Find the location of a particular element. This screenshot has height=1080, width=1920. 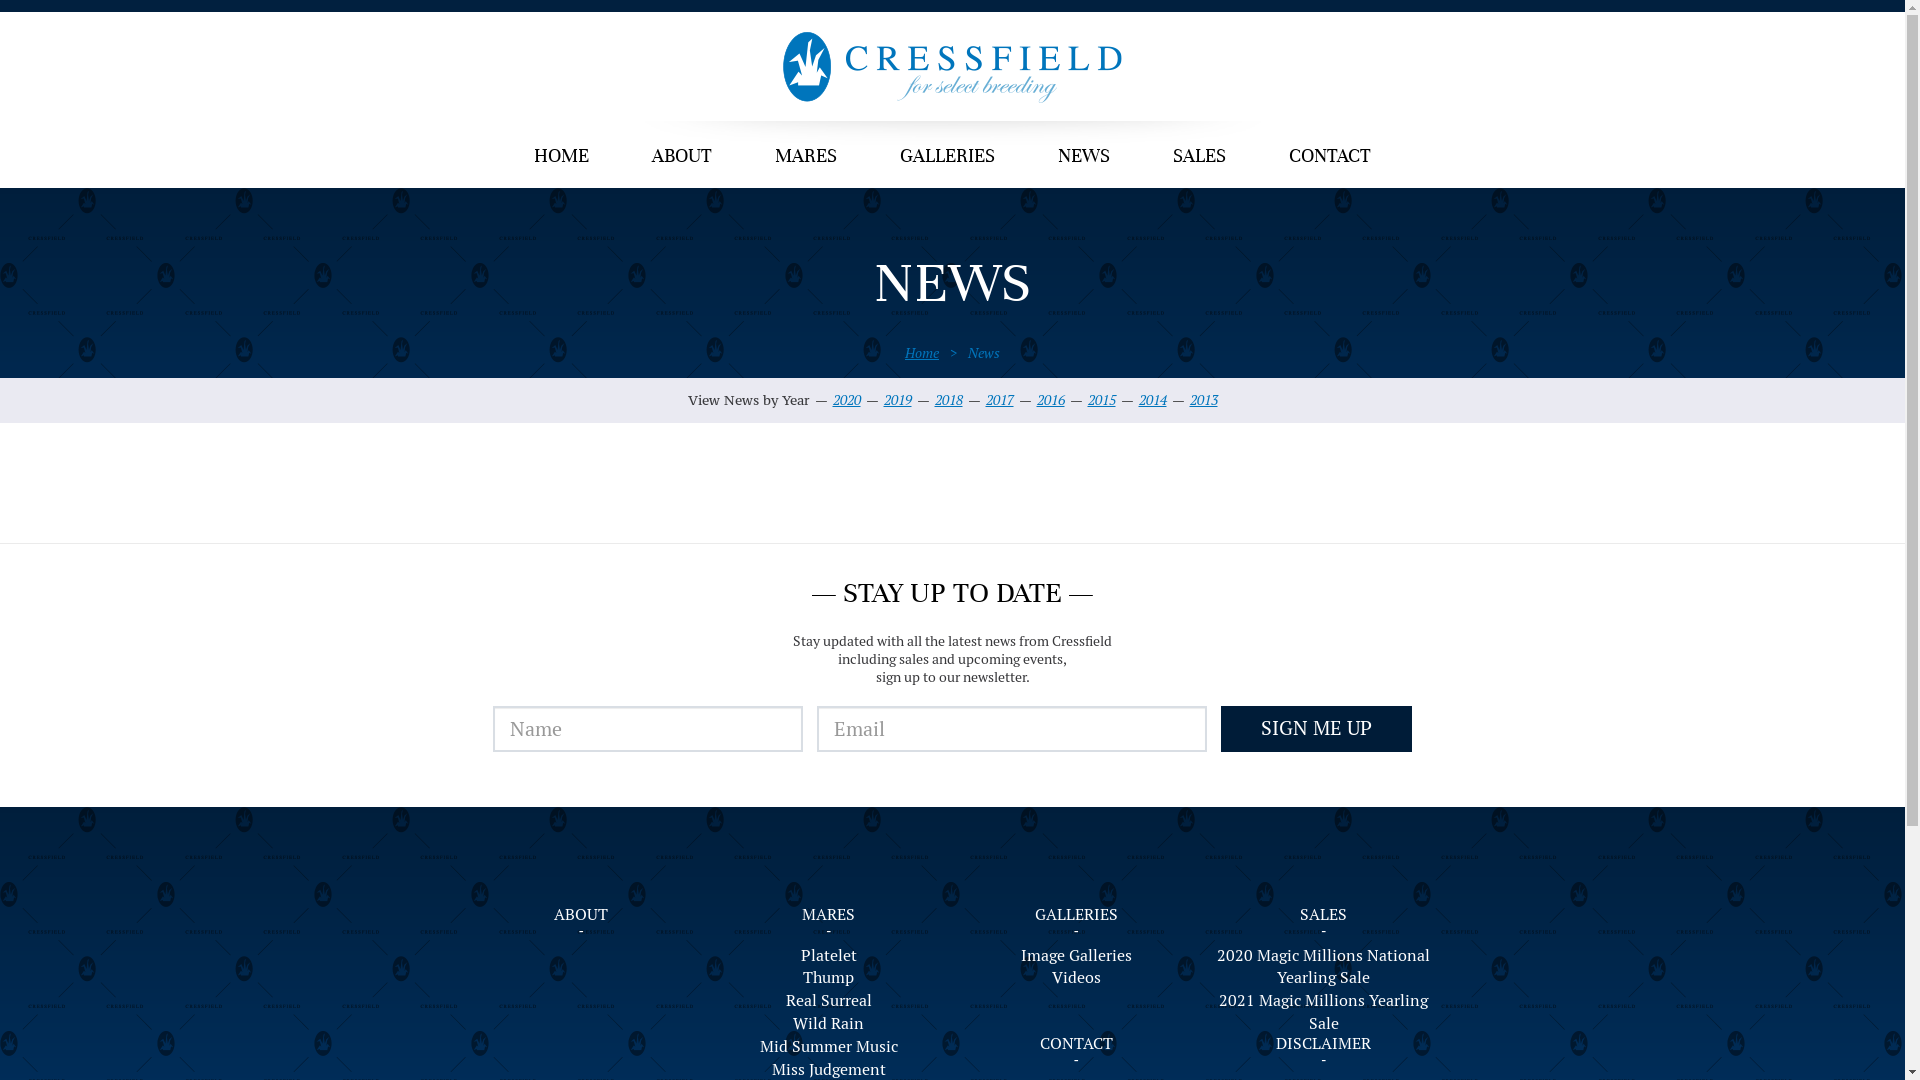

'MARES' is located at coordinates (806, 157).